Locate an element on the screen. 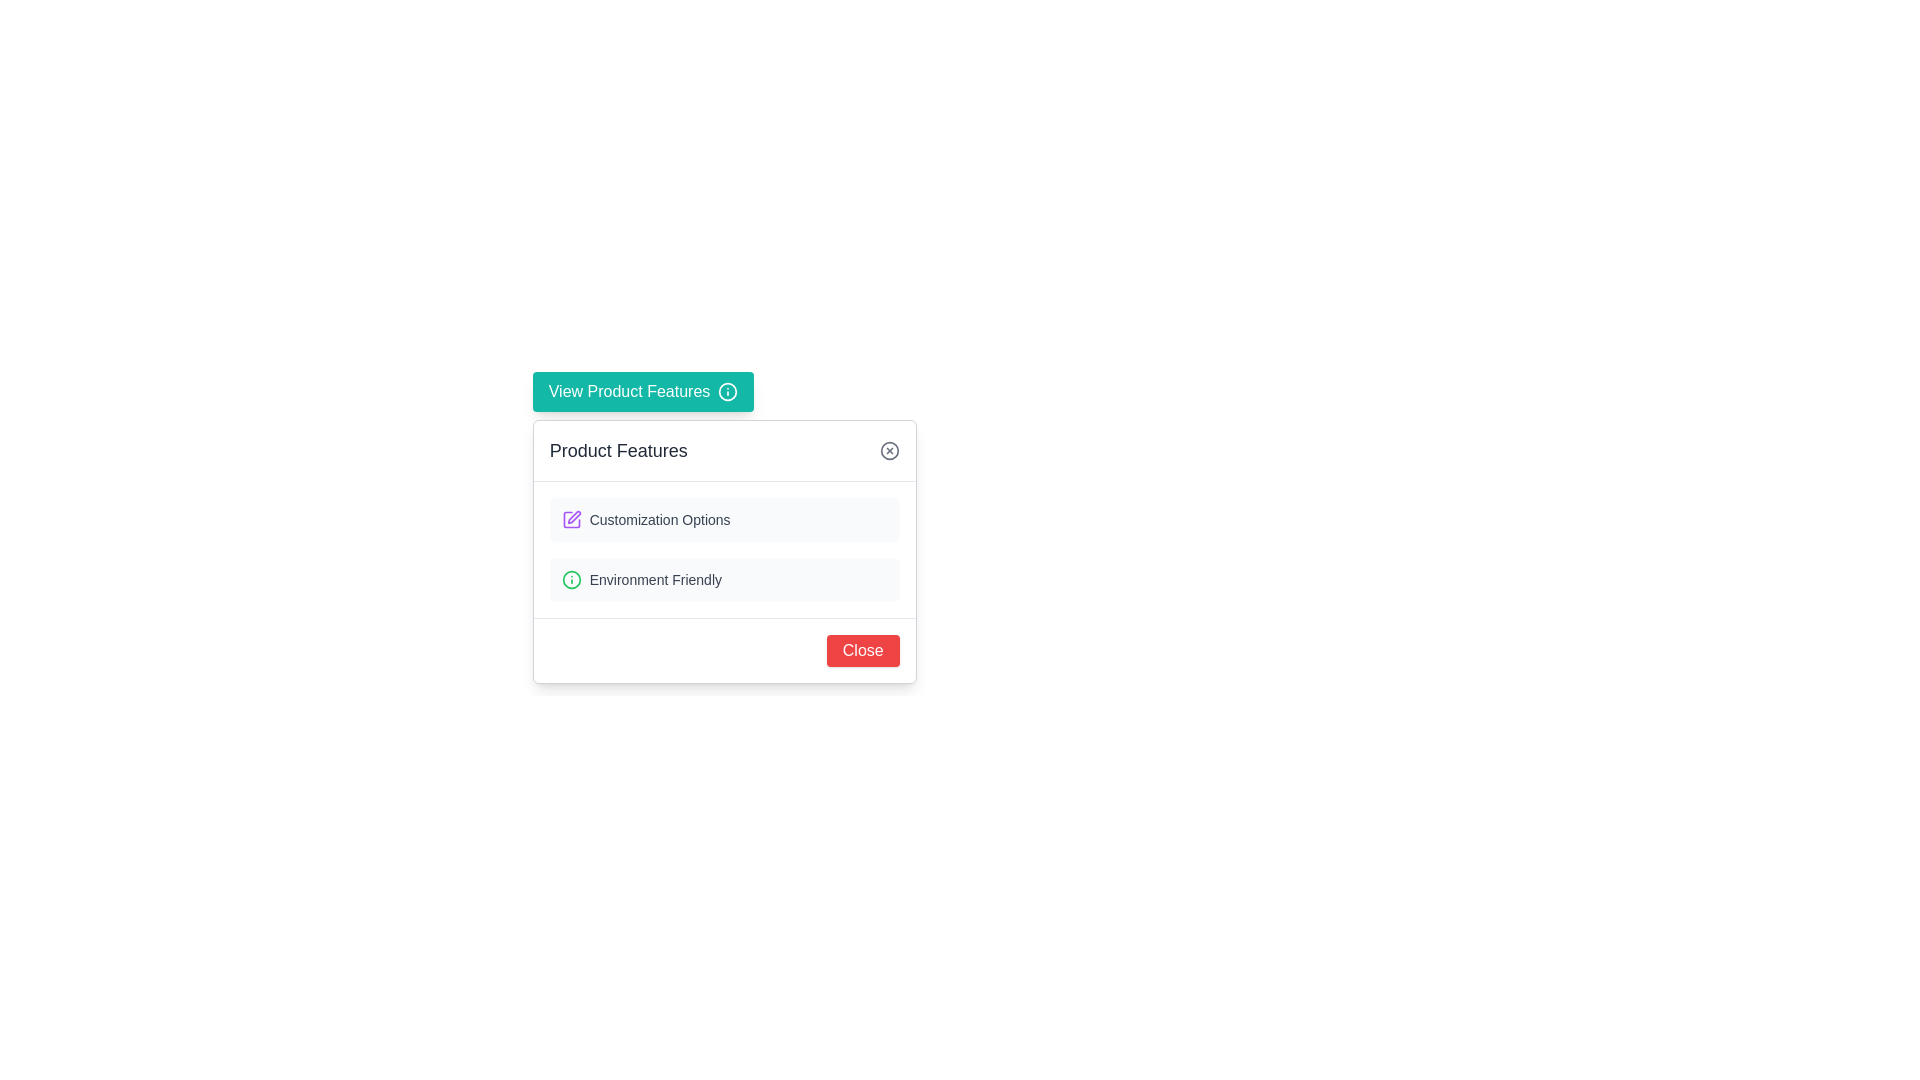 Image resolution: width=1920 pixels, height=1080 pixels. the graphical icon (circle) located to the left of the text 'Environment Friendly' in the feature list of the modal dialog is located at coordinates (570, 579).